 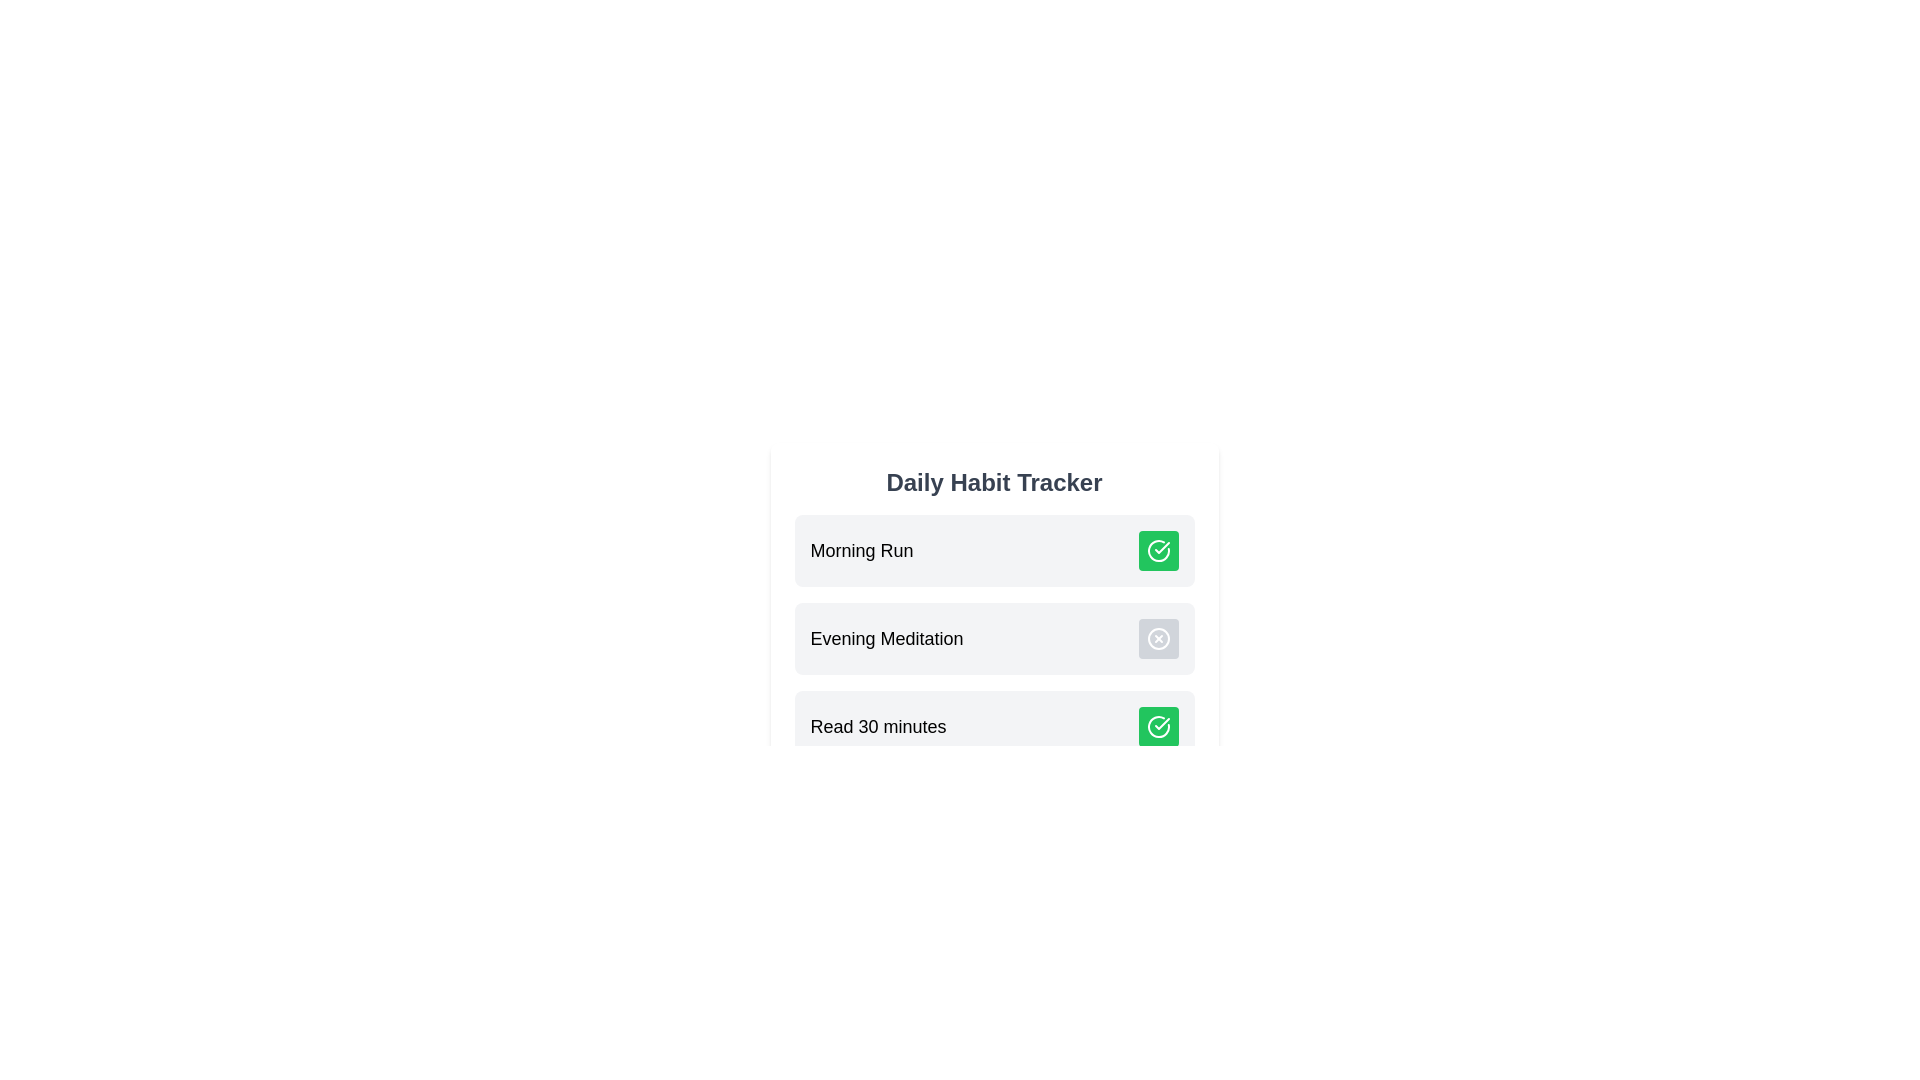 What do you see at coordinates (878, 726) in the screenshot?
I see `descriptive text of the label that specifies the habit or task associated with the bottom-most habit entry in the 'Daily Habit Tracker', located to the left of the green checkbox icon` at bounding box center [878, 726].